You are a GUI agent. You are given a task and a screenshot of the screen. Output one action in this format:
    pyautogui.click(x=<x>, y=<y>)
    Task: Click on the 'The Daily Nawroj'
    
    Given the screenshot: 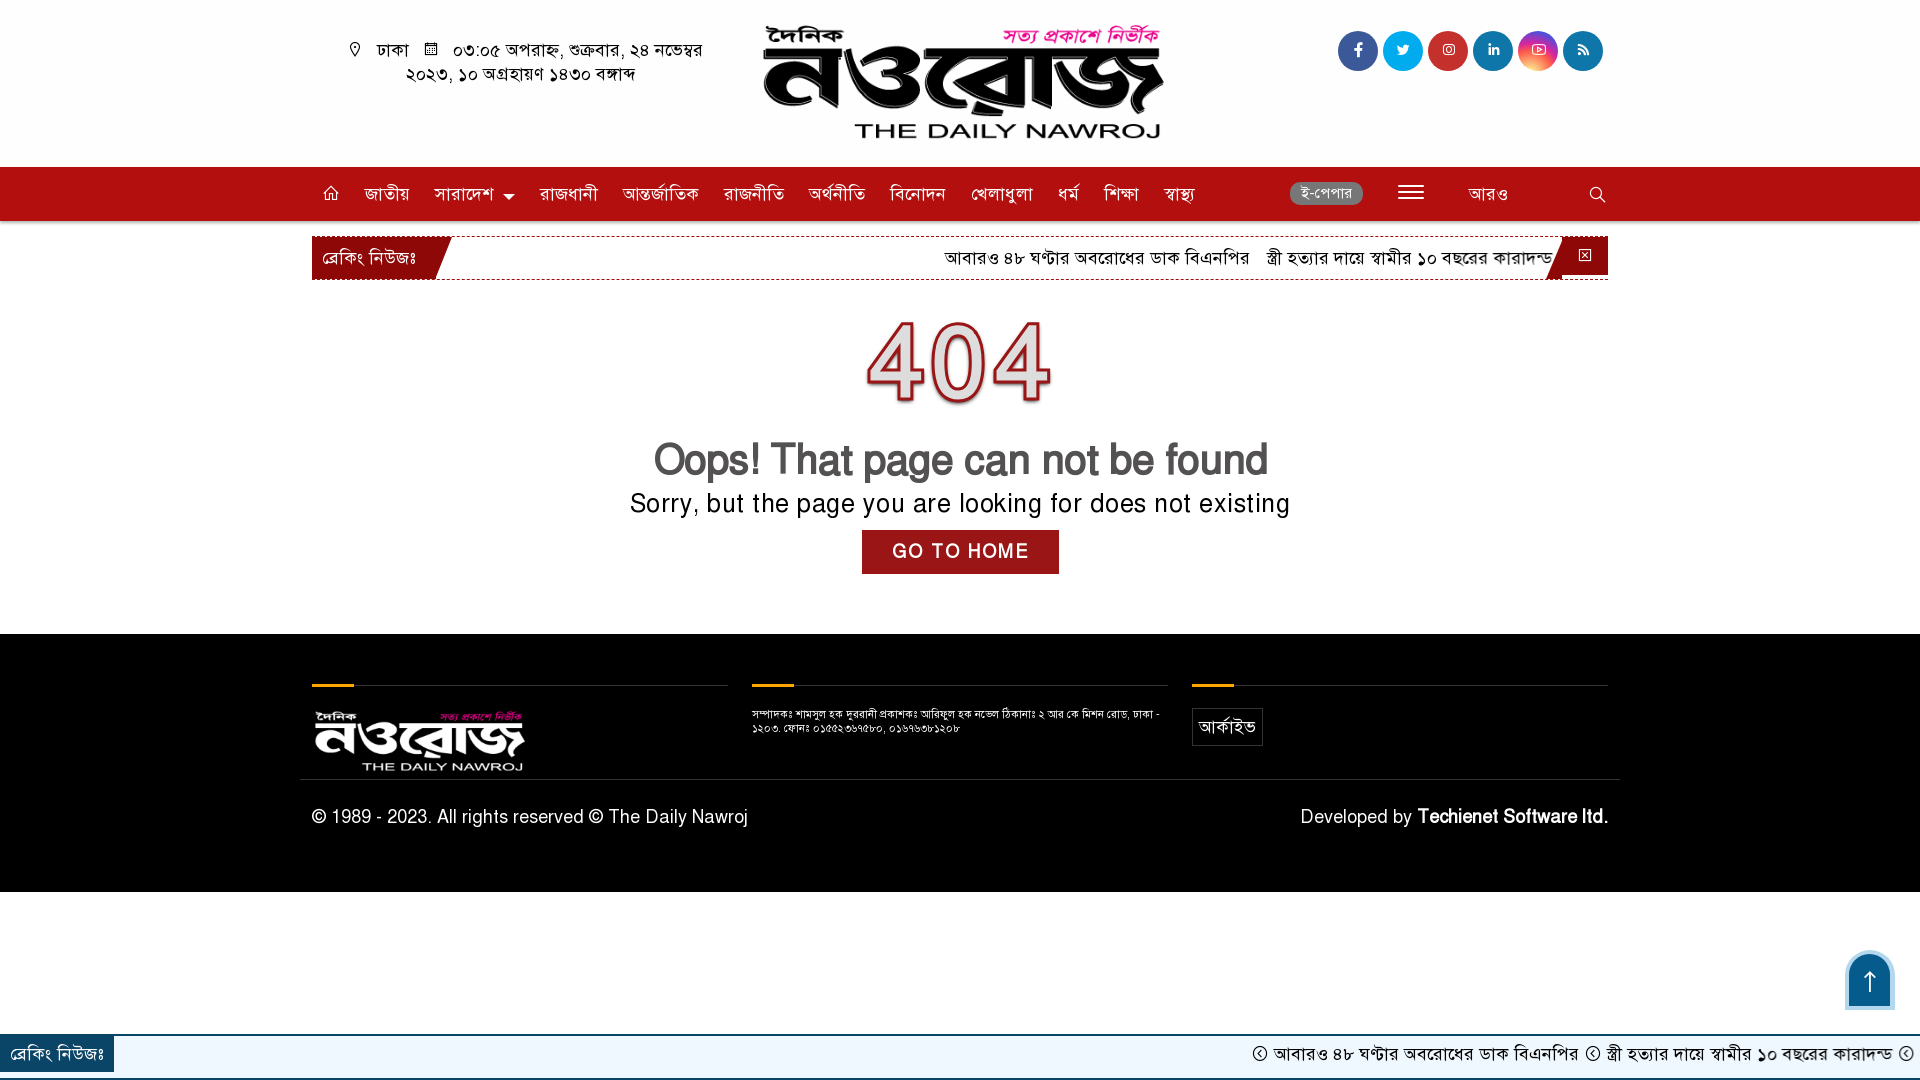 What is the action you would take?
    pyautogui.click(x=960, y=80)
    